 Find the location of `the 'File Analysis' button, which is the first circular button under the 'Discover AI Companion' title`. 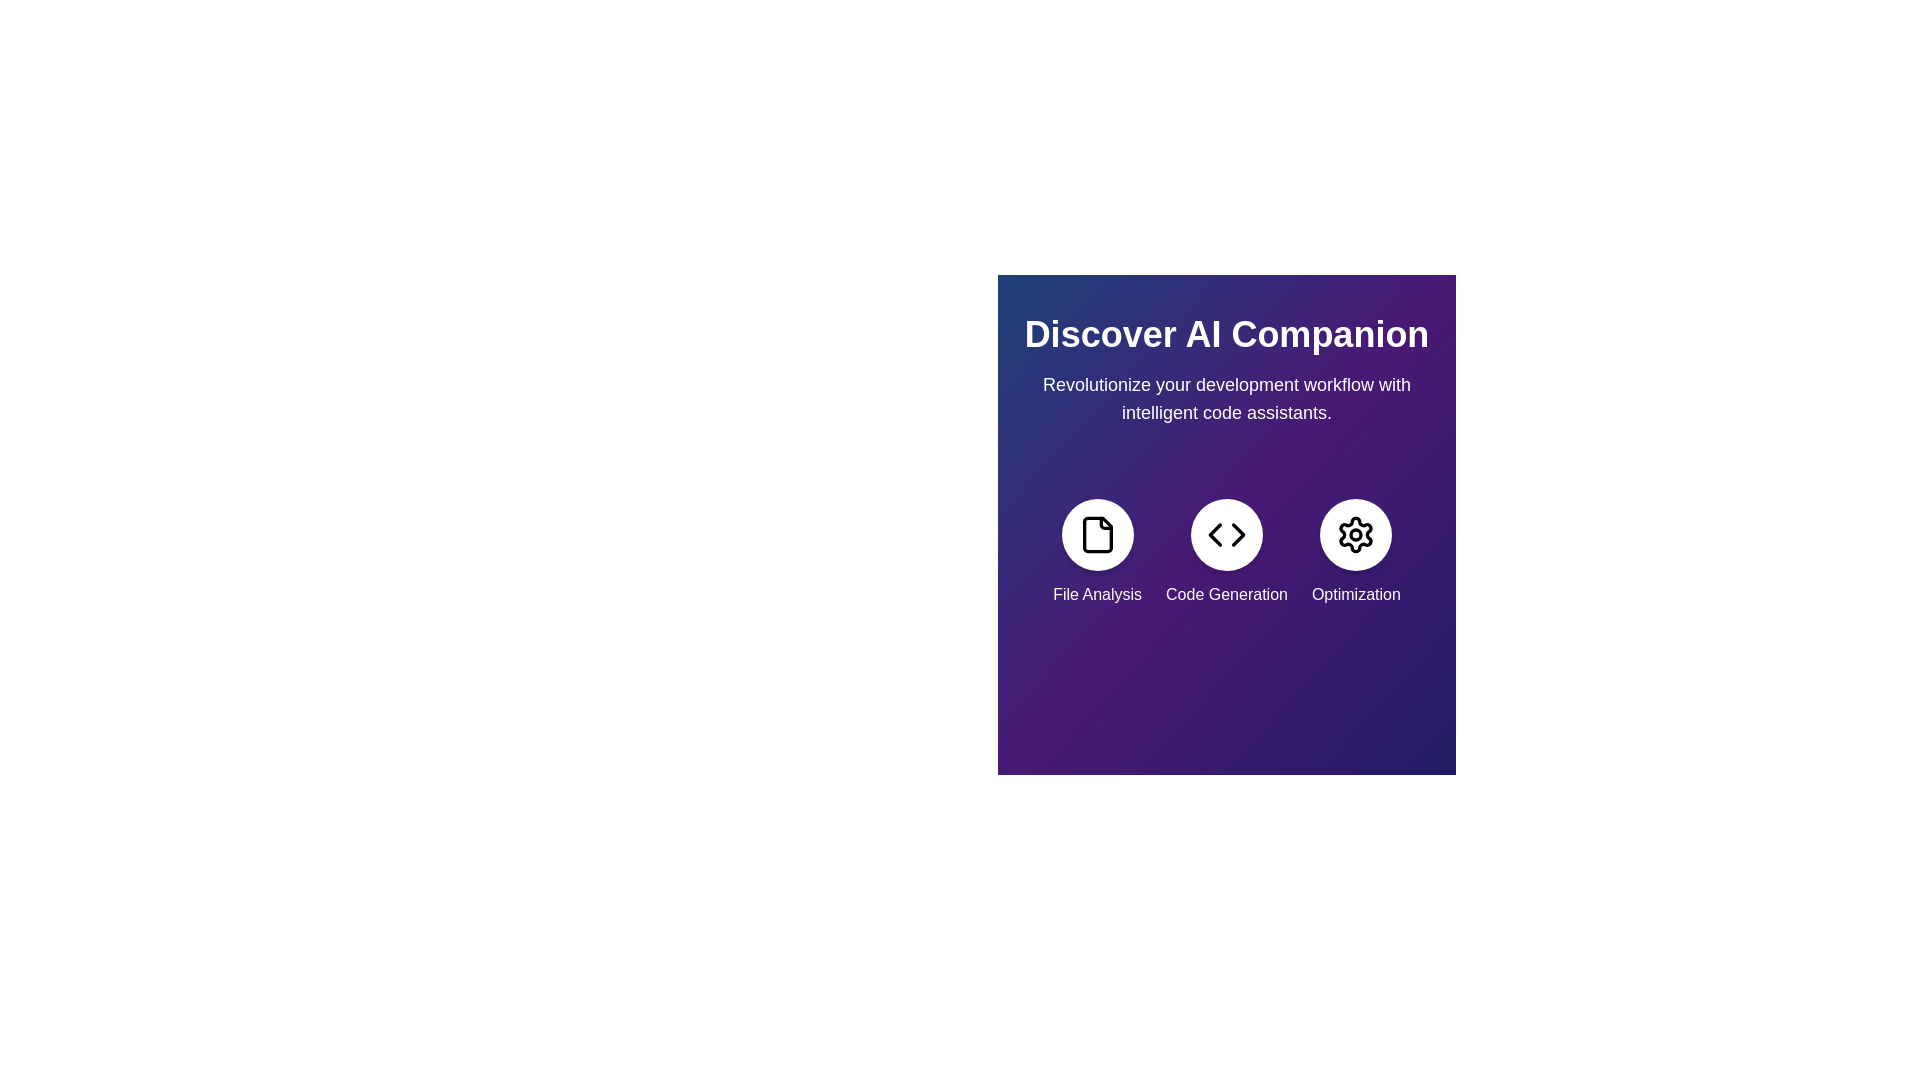

the 'File Analysis' button, which is the first circular button under the 'Discover AI Companion' title is located at coordinates (1096, 534).